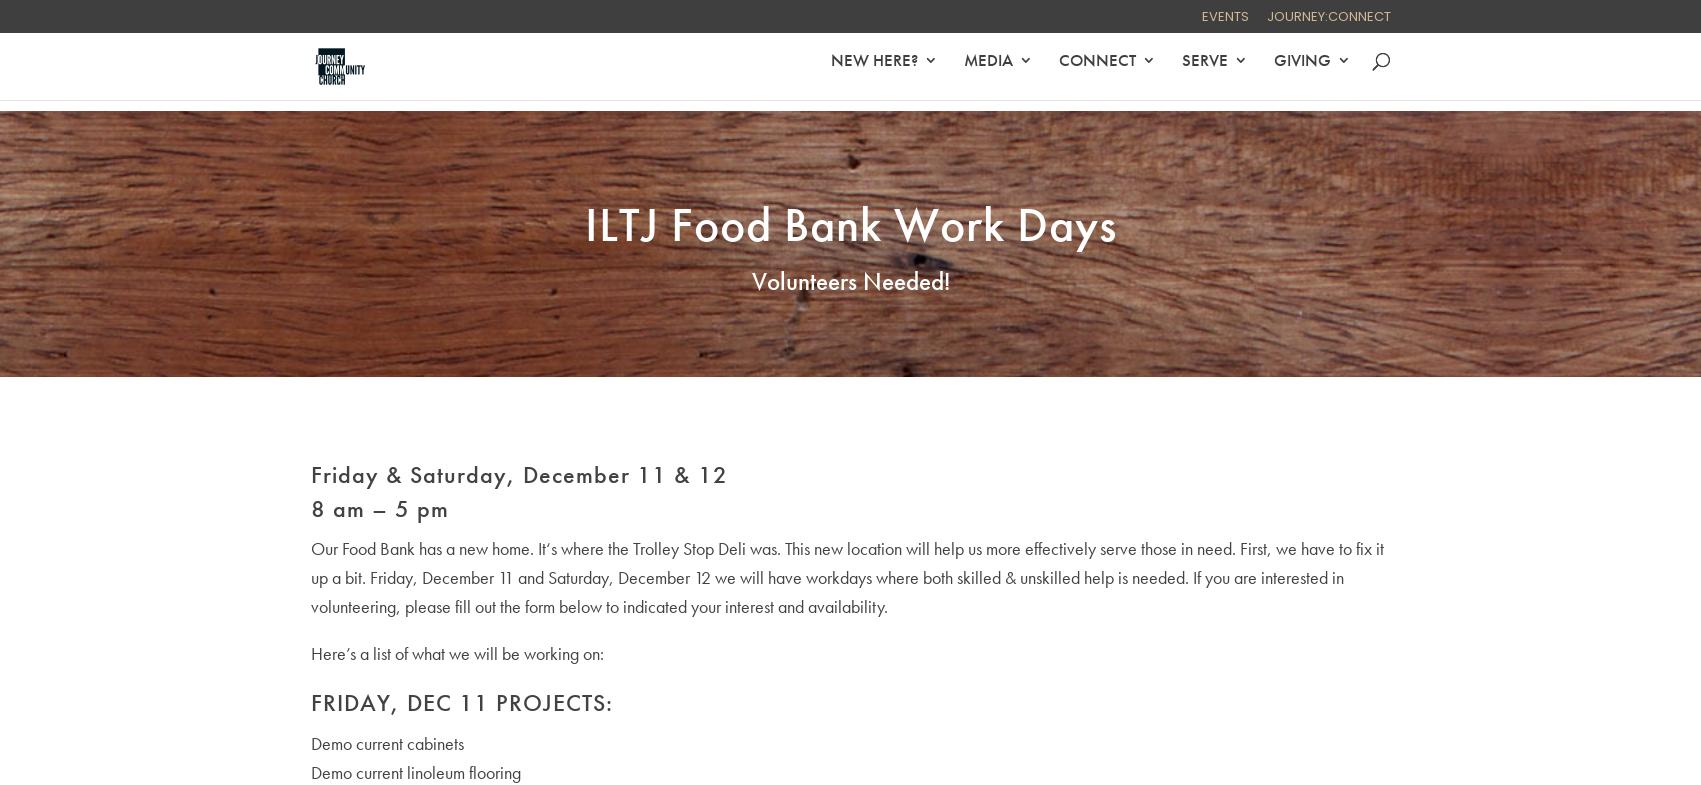 The height and width of the screenshot is (785, 1701). I want to click on 'KIDS & STUDENTS', so click(673, 157).